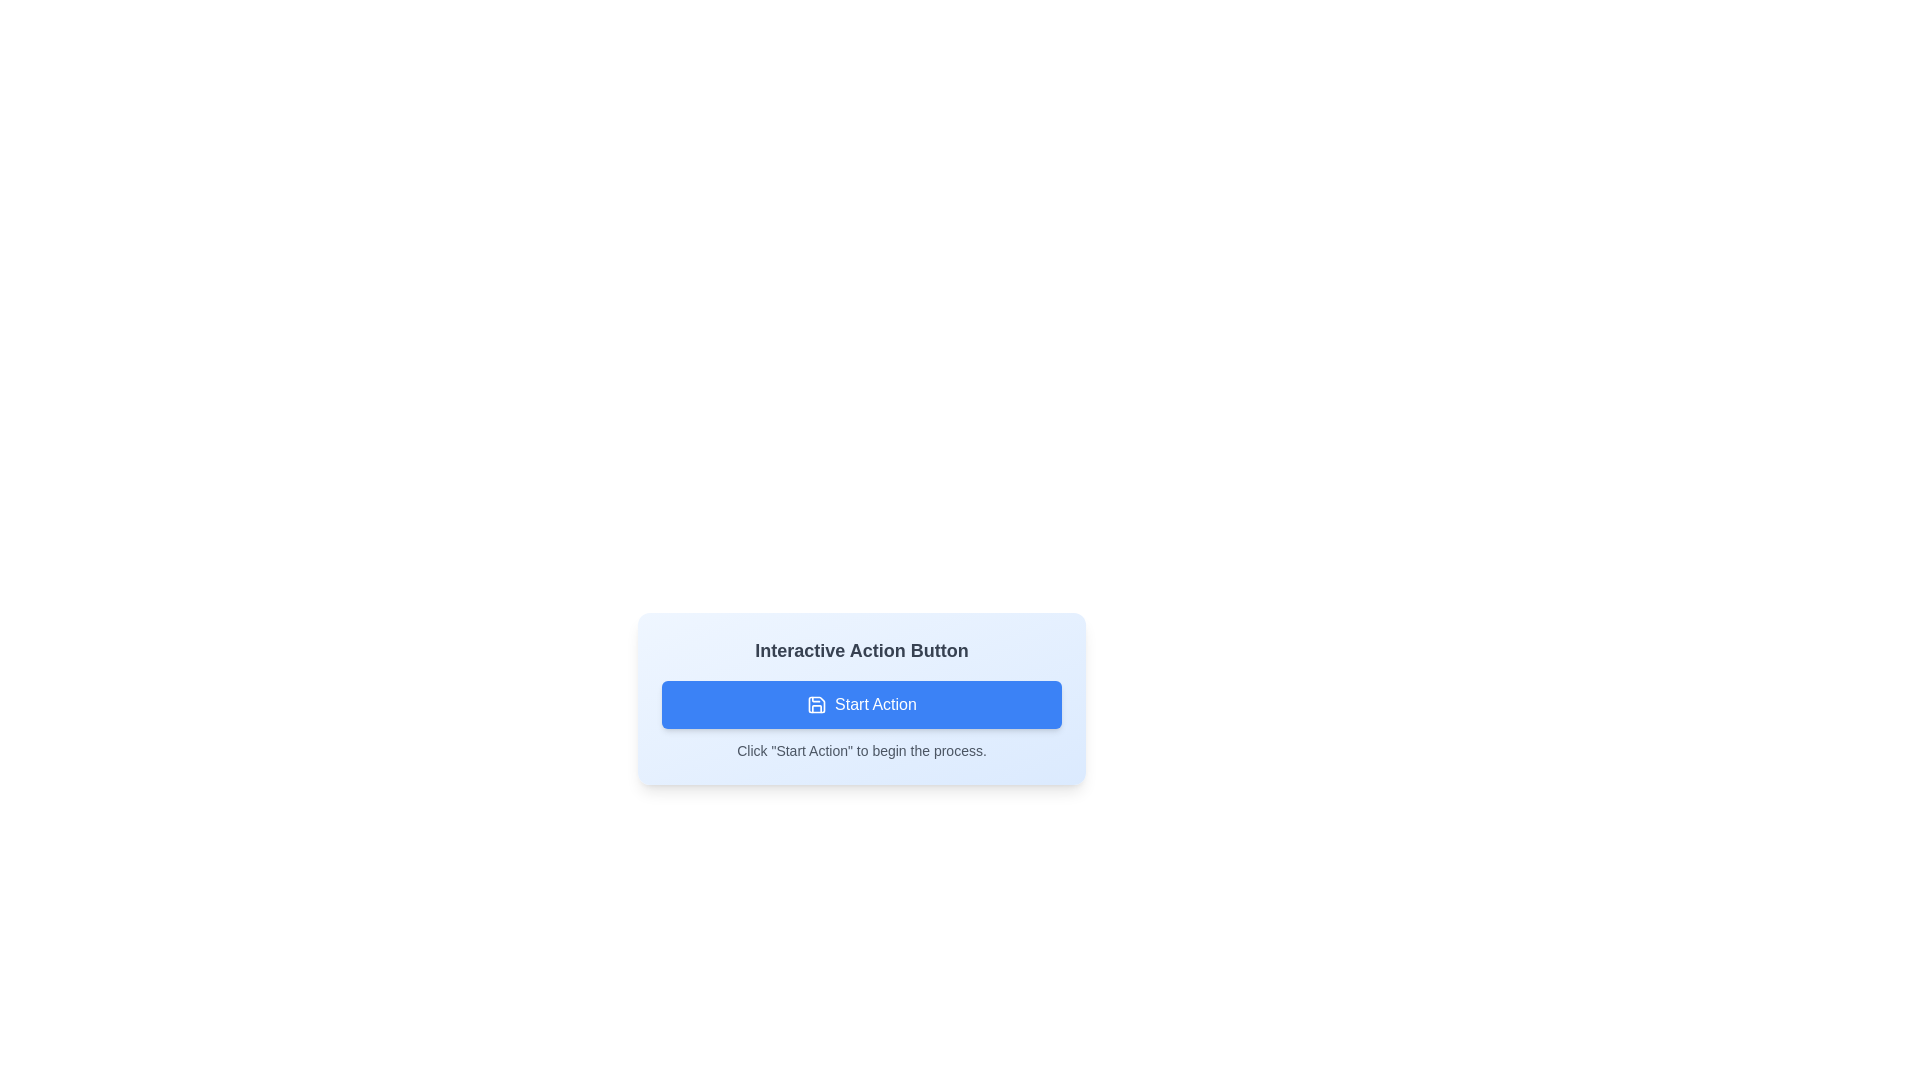  I want to click on the blue 'Start Action' button with a save icon, so click(862, 704).